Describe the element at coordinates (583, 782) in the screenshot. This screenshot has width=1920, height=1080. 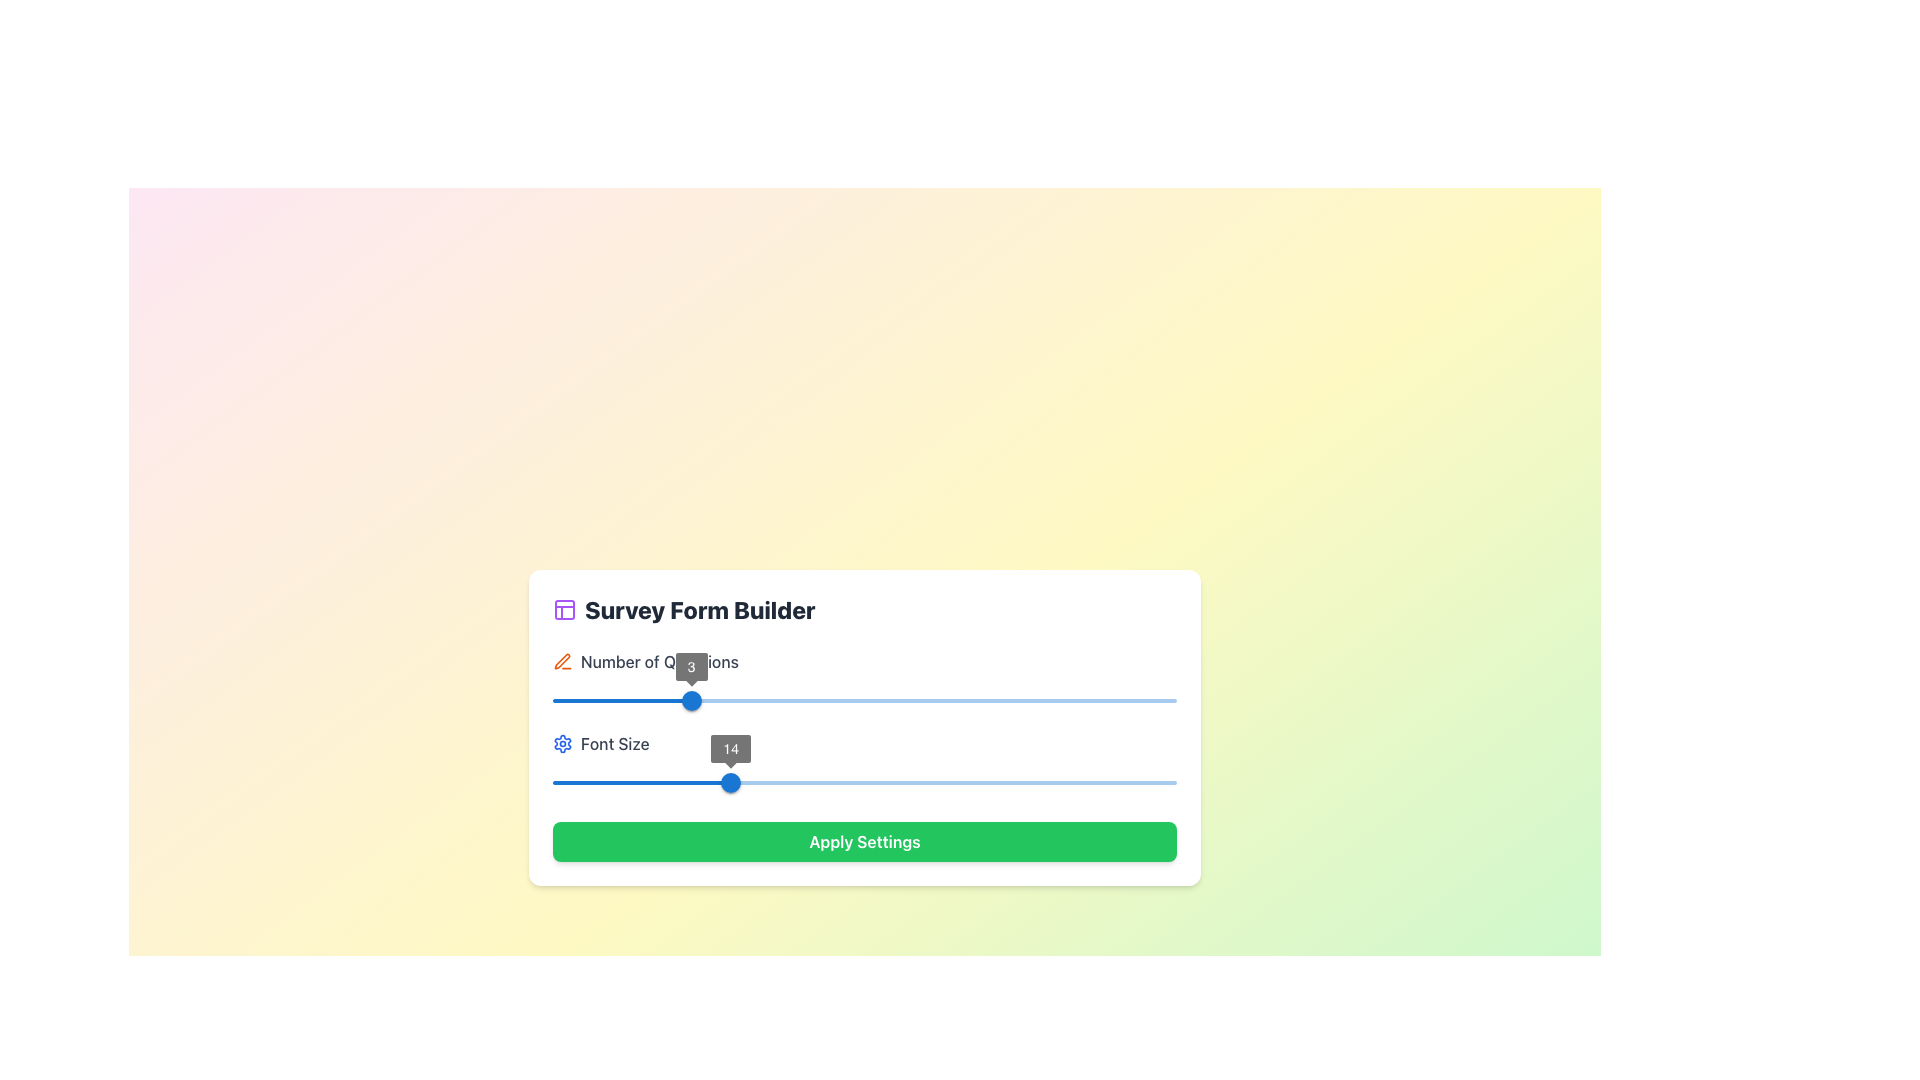
I see `font size` at that location.